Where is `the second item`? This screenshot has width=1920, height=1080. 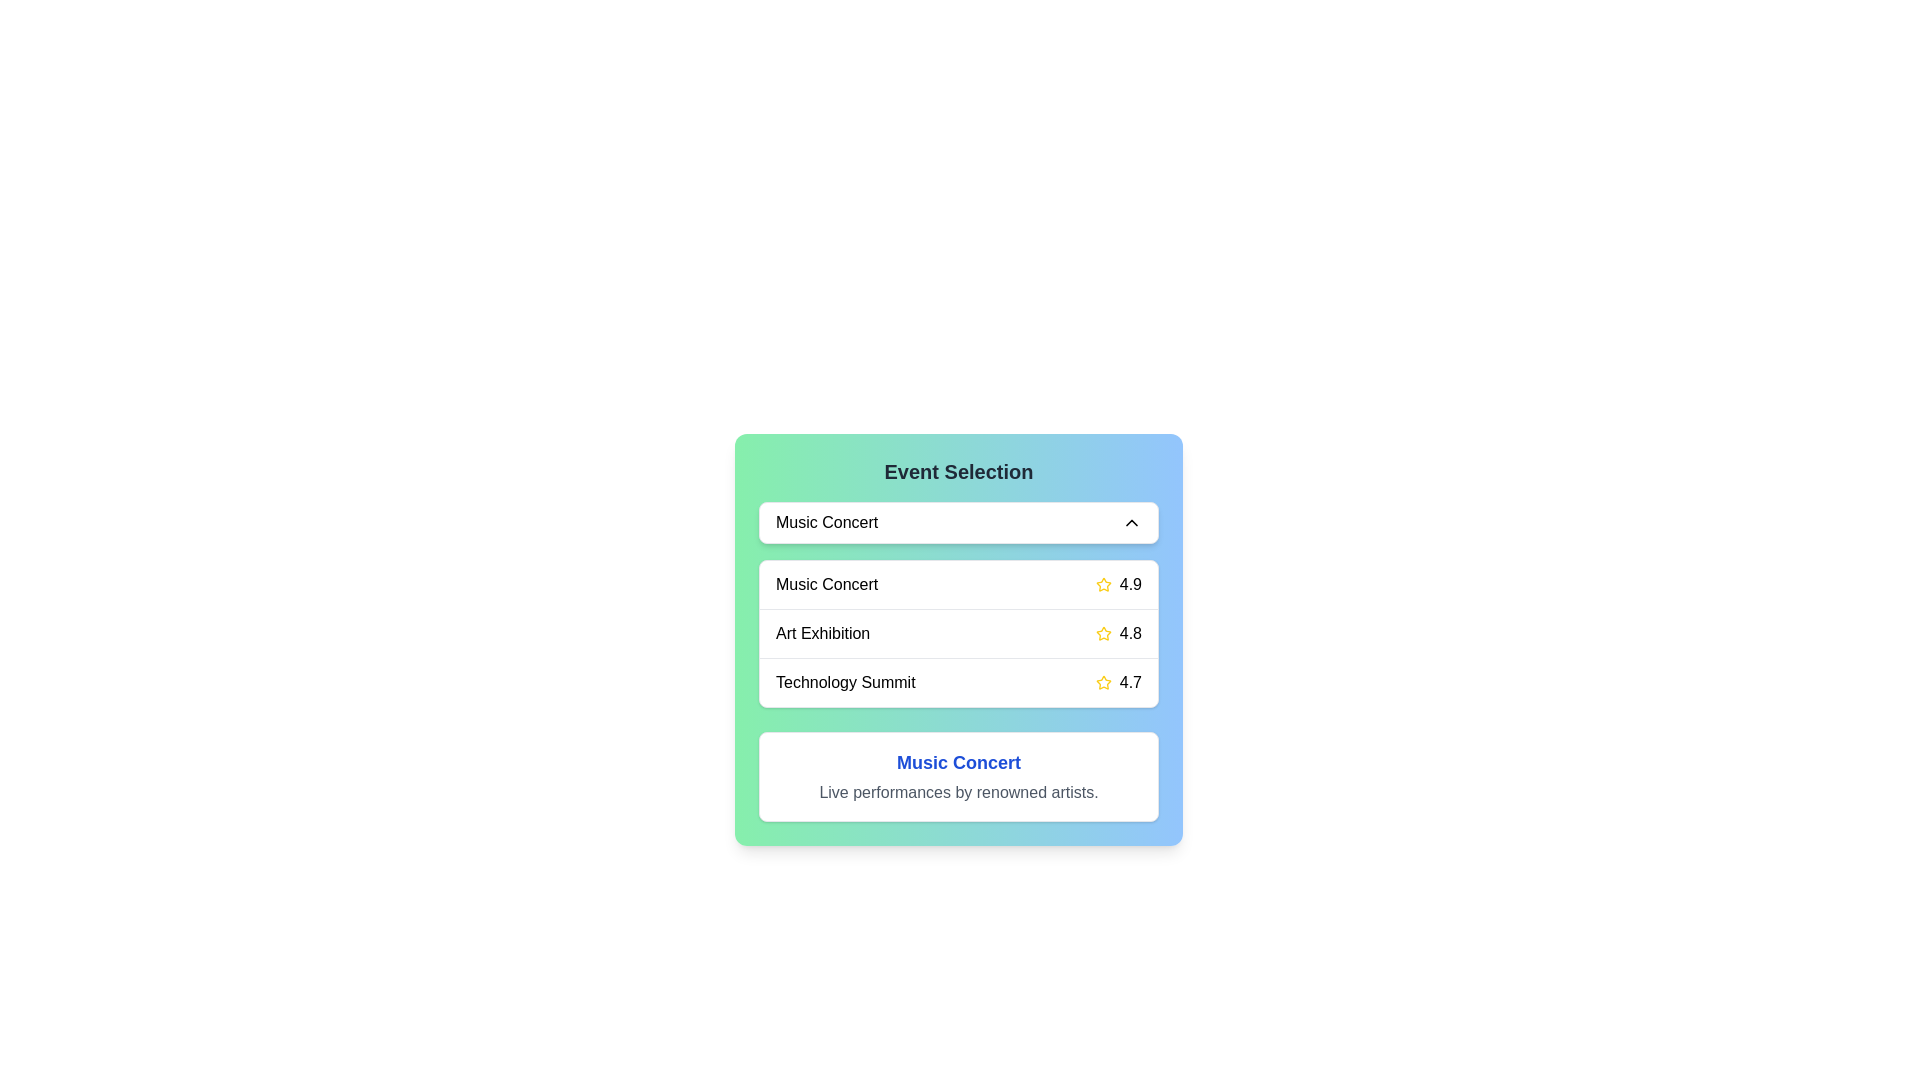
the second item is located at coordinates (958, 640).